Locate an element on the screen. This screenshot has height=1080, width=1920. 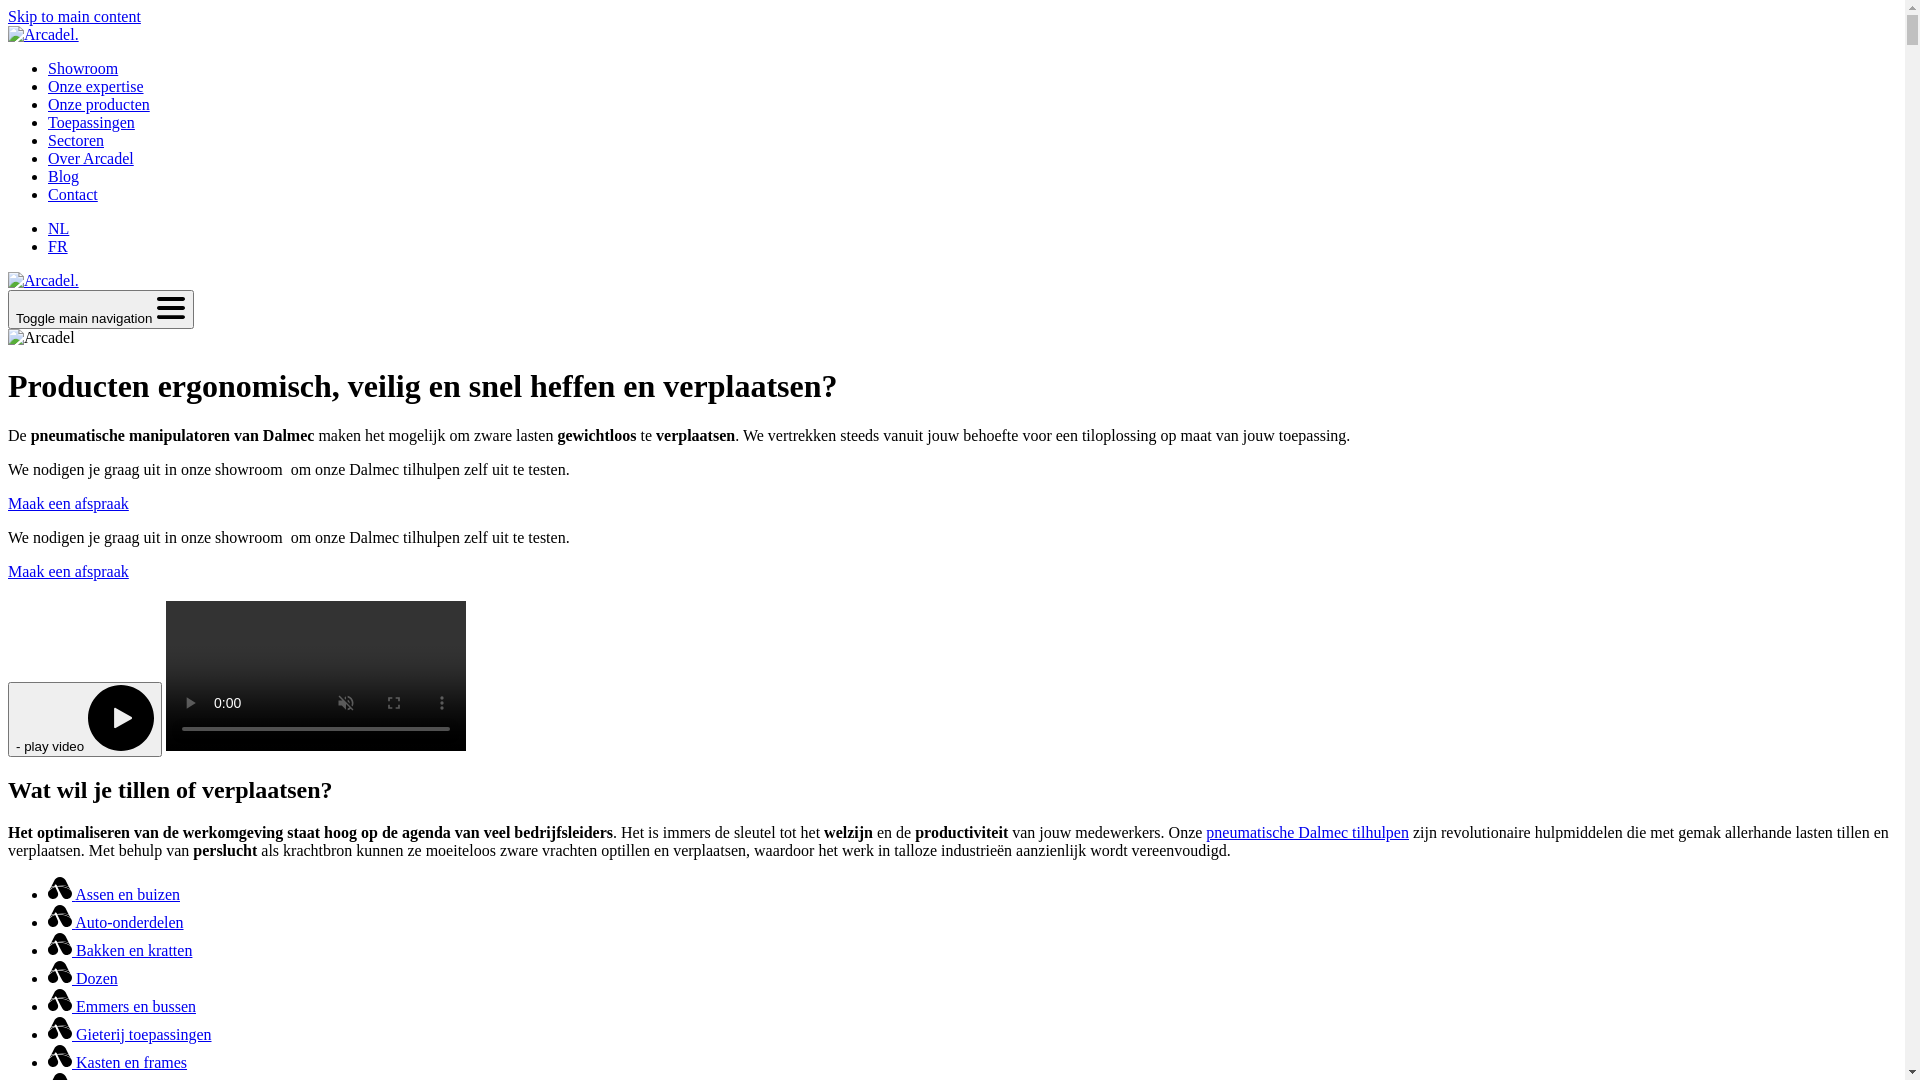
'FR' is located at coordinates (57, 245).